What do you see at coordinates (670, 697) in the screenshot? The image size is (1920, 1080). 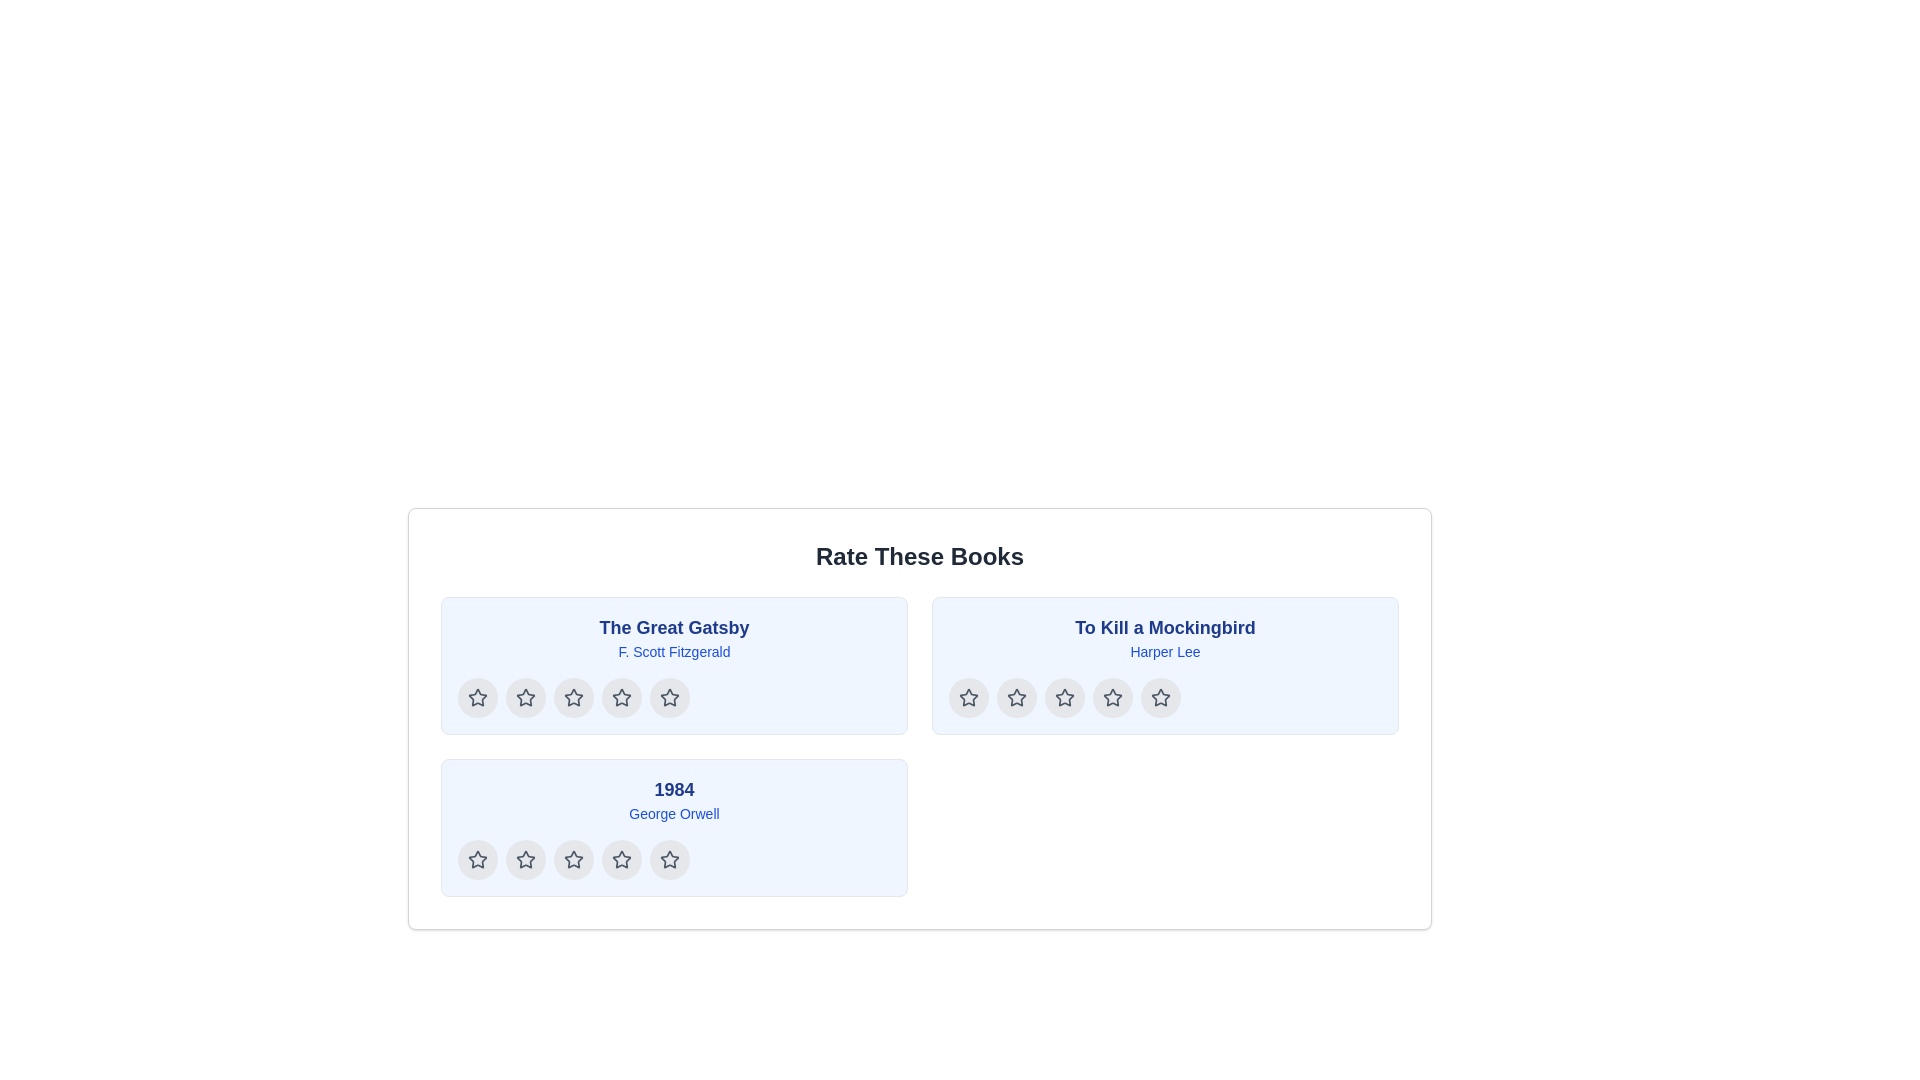 I see `the fifth rating star button, which has a circular shape with a soft gray background and a centered outlined star icon` at bounding box center [670, 697].